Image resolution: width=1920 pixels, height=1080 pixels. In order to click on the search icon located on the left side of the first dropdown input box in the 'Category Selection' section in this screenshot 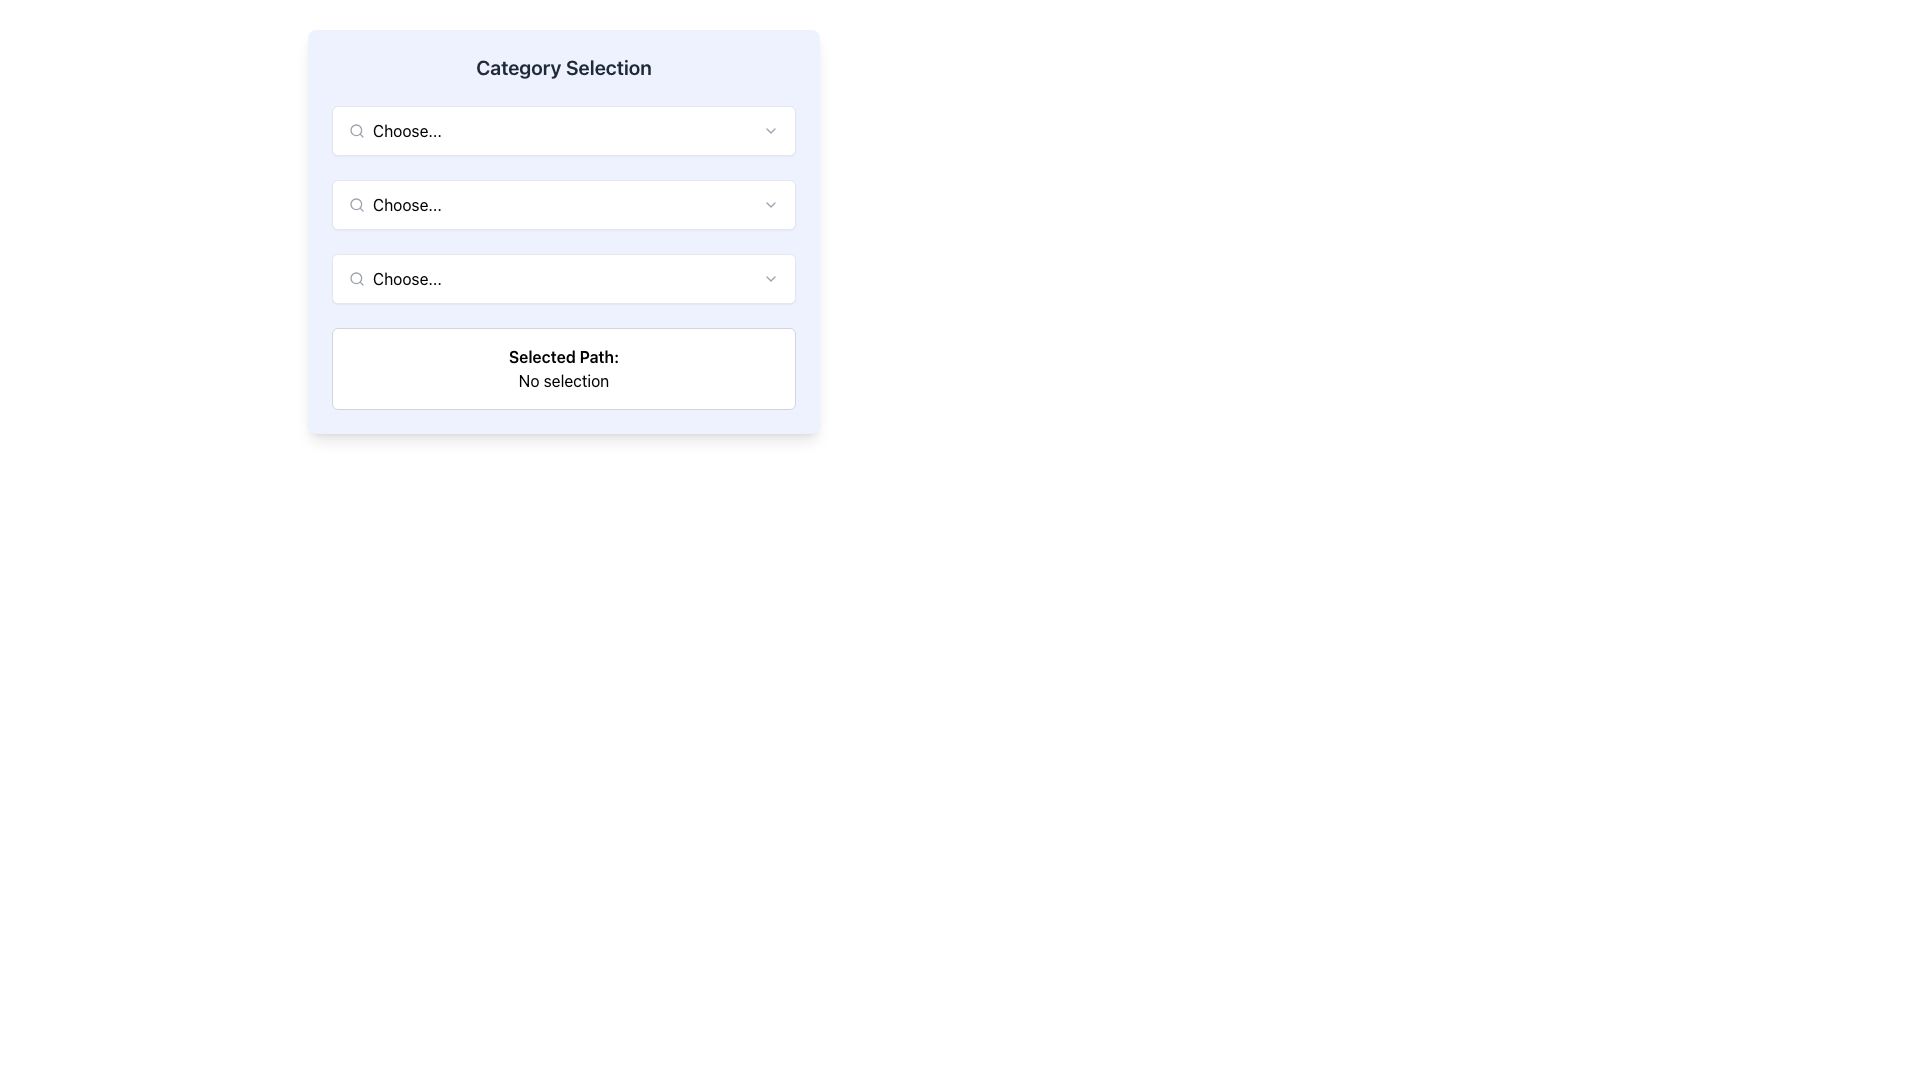, I will do `click(356, 131)`.